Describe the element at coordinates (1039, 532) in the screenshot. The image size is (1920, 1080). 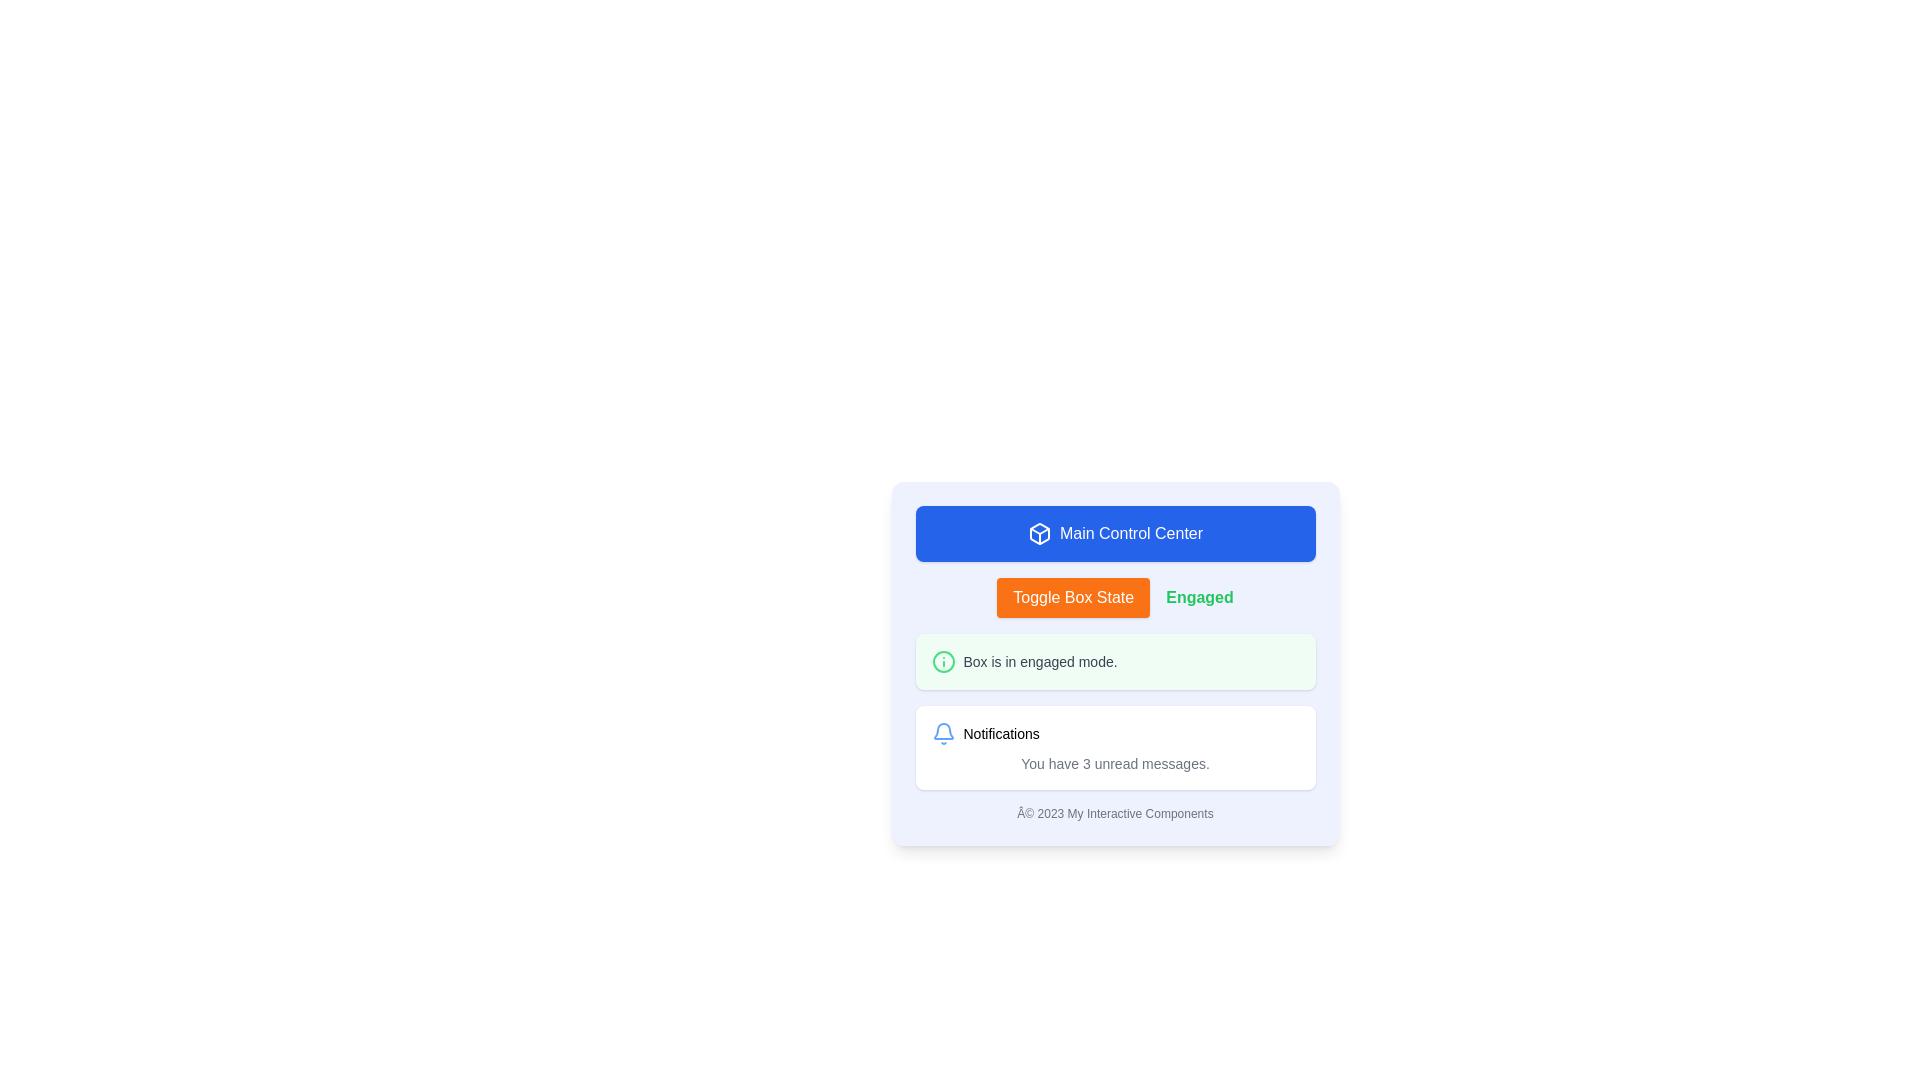
I see `the 3D box icon located in the blue rectangular section labeled 'Main Control Center', positioned to the left of the text` at that location.